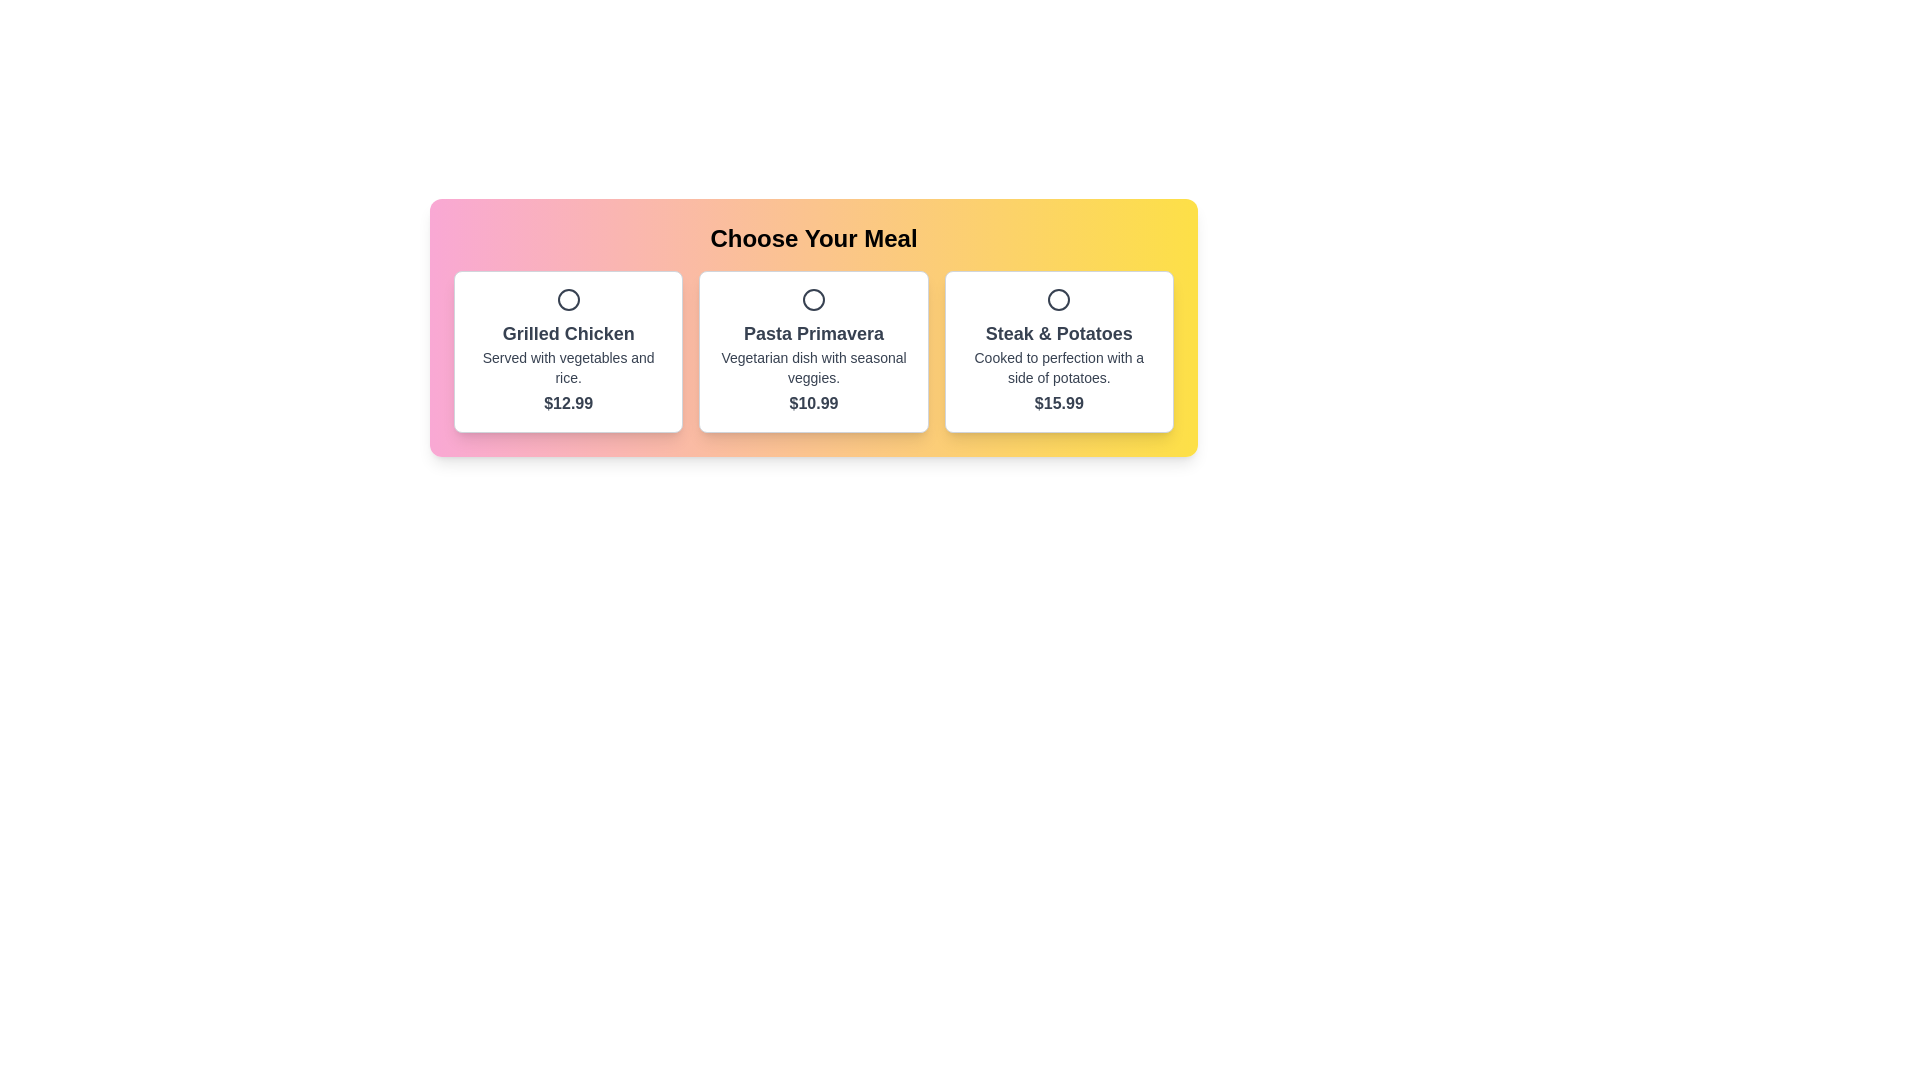 This screenshot has height=1080, width=1920. Describe the element at coordinates (567, 404) in the screenshot. I see `the price text label displaying '$12.99' below the description for 'Grilled Chicken' in the leftmost card layout` at that location.